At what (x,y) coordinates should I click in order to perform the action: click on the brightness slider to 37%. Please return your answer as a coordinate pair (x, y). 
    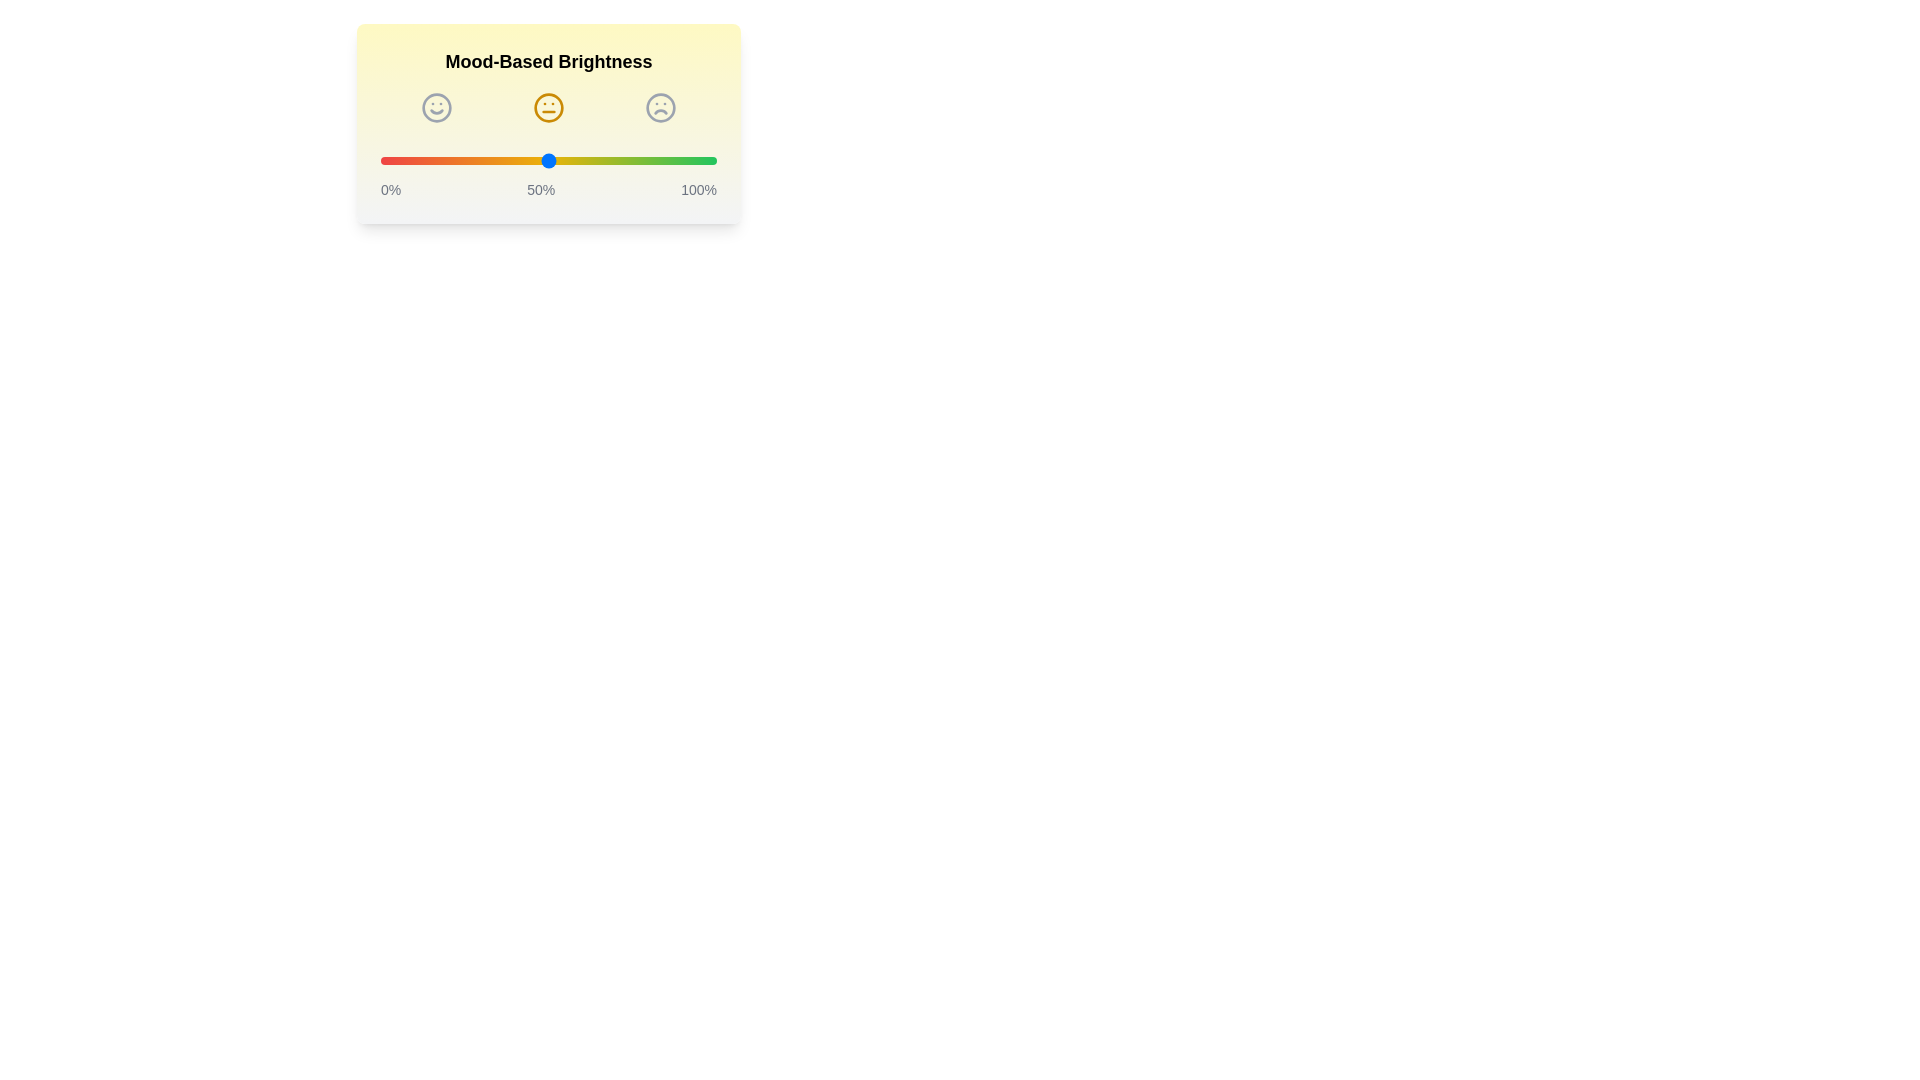
    Looking at the image, I should click on (505, 160).